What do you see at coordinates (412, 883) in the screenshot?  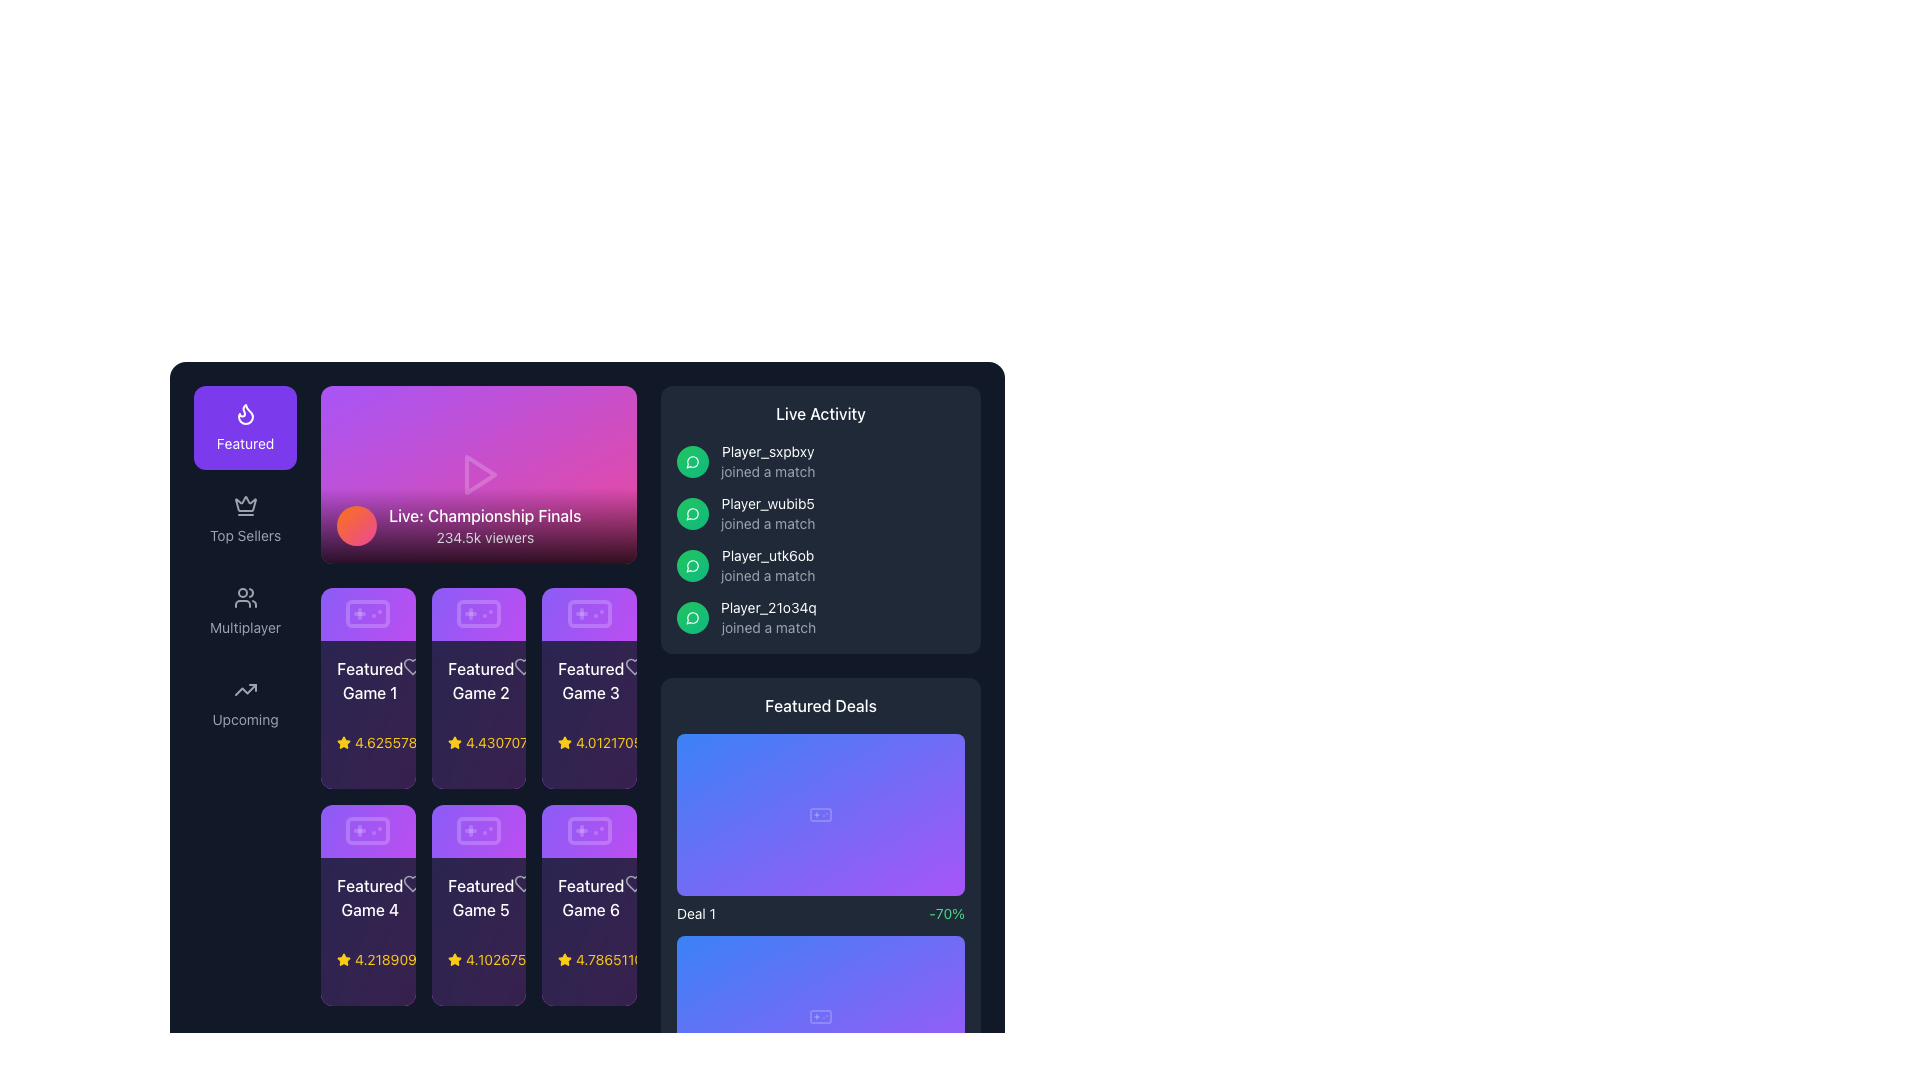 I see `the heart-shaped icon button` at bounding box center [412, 883].